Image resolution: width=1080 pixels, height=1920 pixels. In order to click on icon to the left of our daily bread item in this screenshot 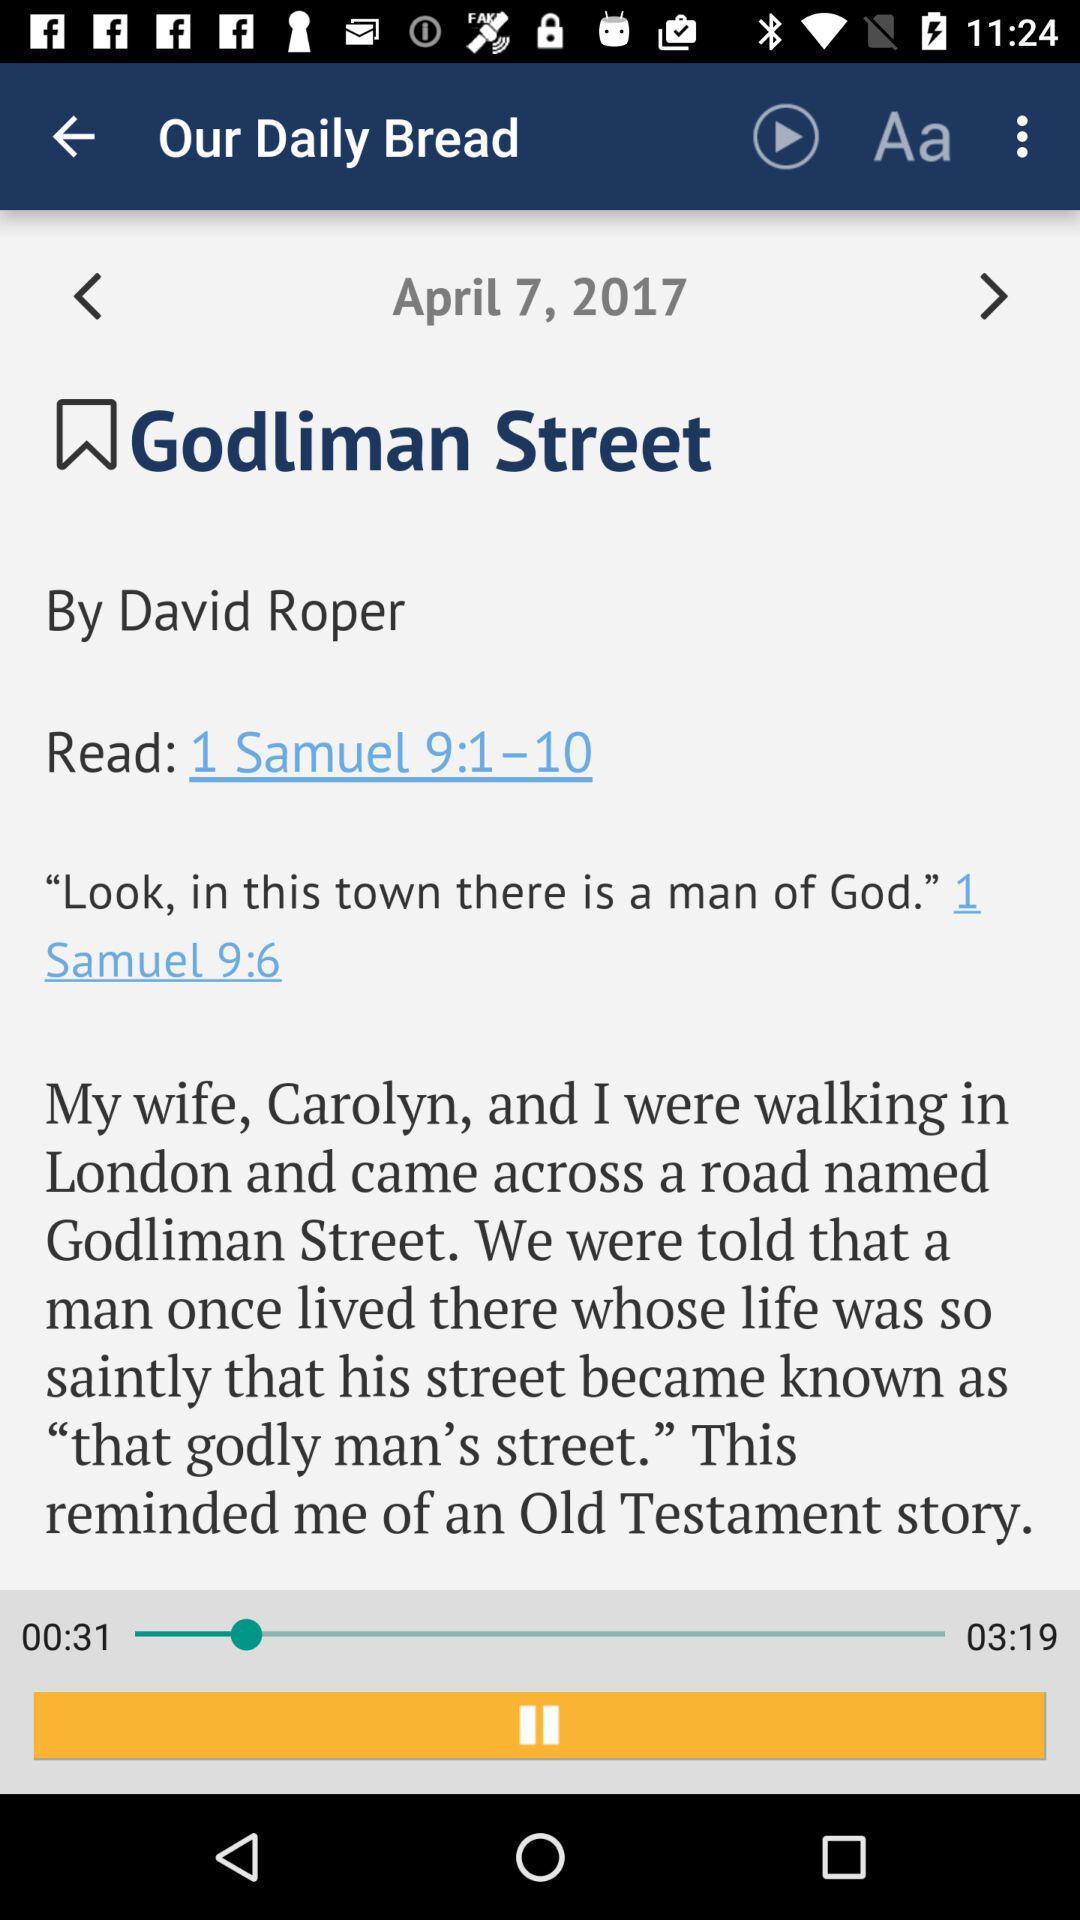, I will do `click(72, 135)`.